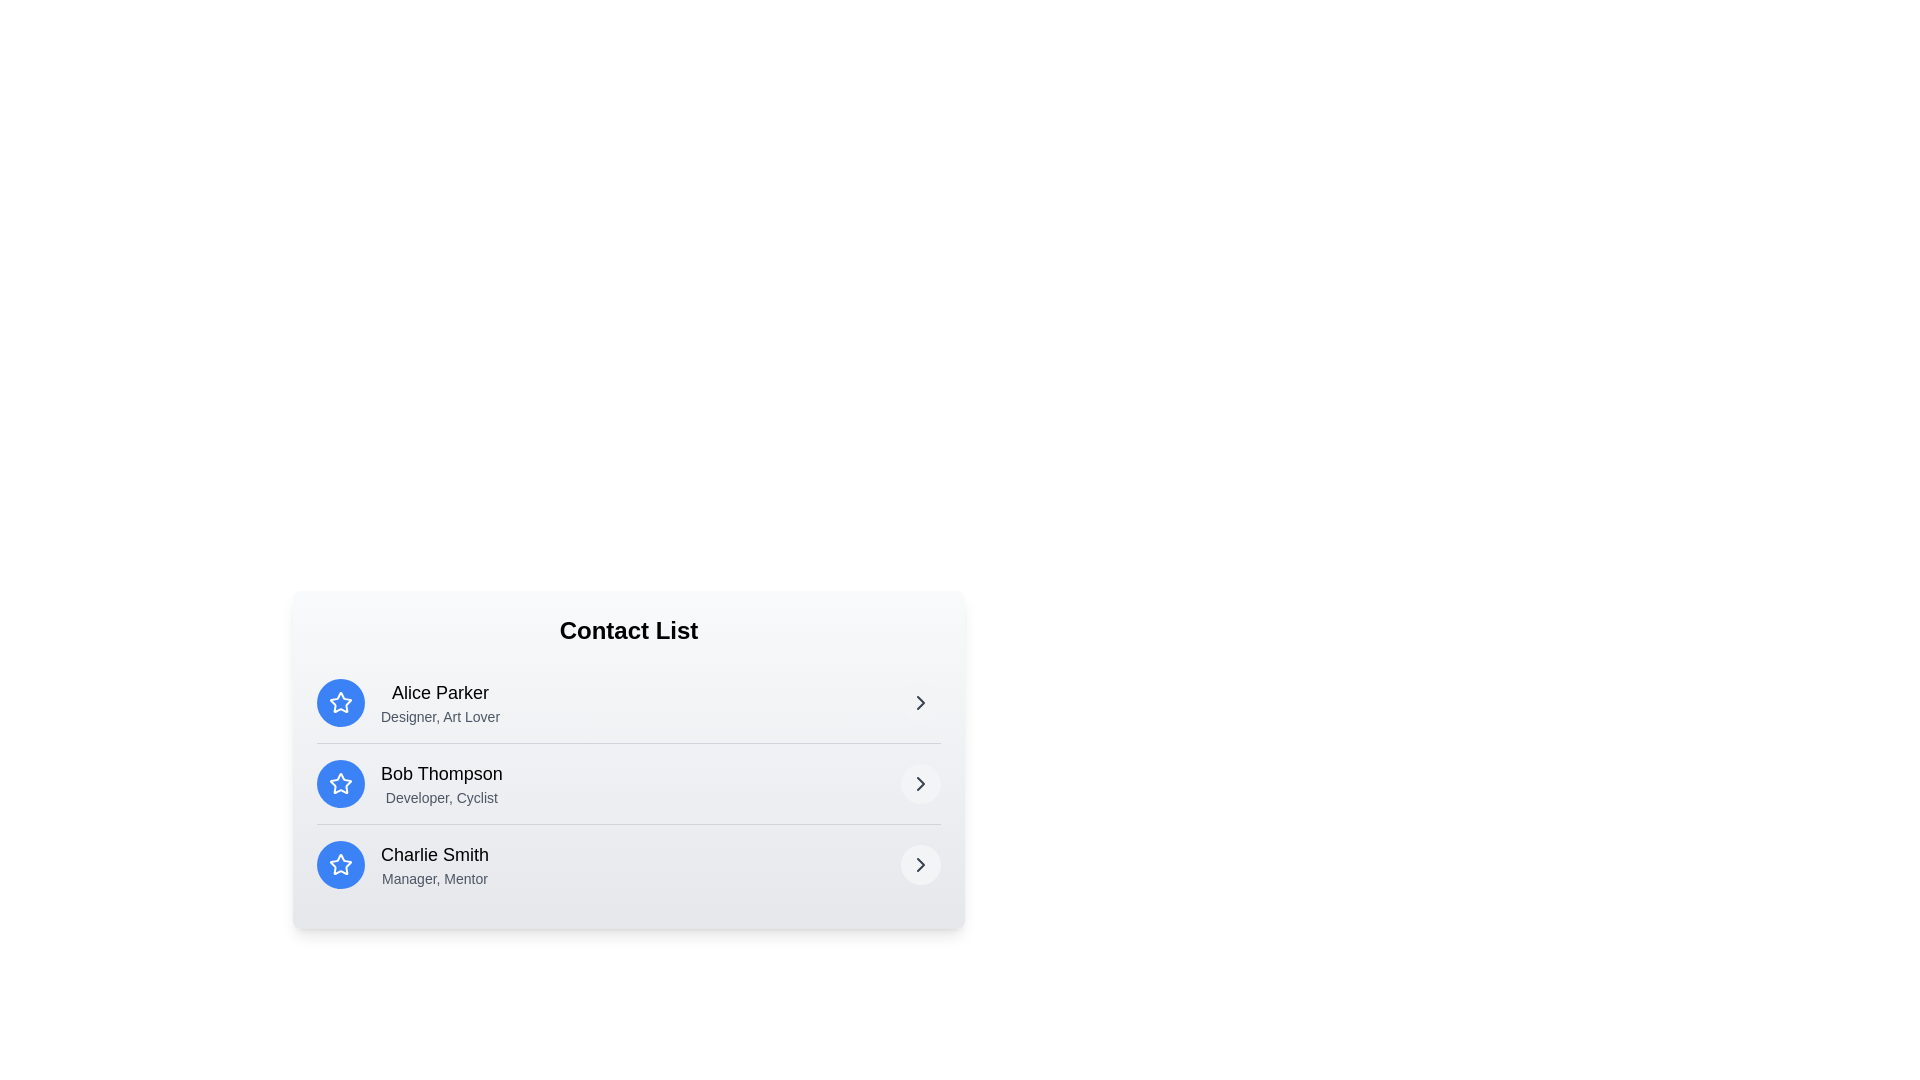  Describe the element at coordinates (920, 701) in the screenshot. I see `the right arrow button for the contact Alice Parker` at that location.